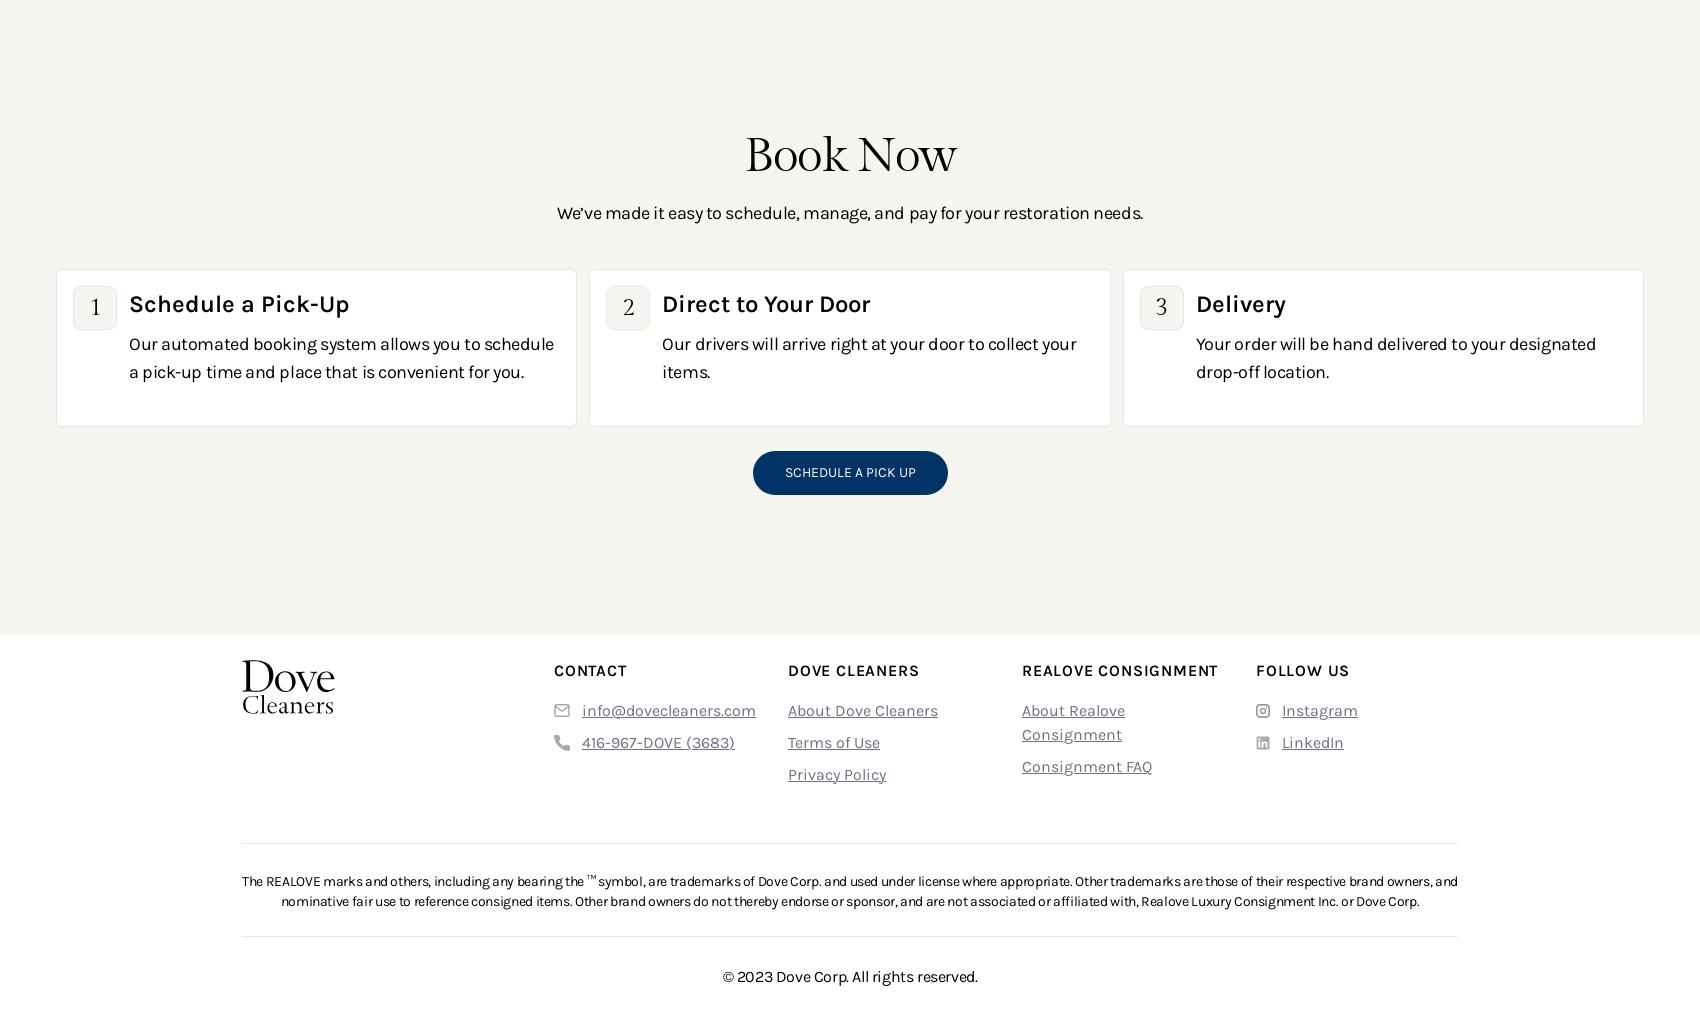 This screenshot has height=1013, width=1700. What do you see at coordinates (848, 889) in the screenshot?
I see `'The REALOVE marks and others, including any bearing the ™️ symbol, are trademarks of Dove Corp. and used under license where appropriate. Other trademarks are those of their respective brand owners, and nominative fair use to reference consigned items. Other brand owners do not thereby endorse or sponsor, and are not associated or affiliated with, Realove Luxury Consignment Inc. or Dove Corp.'` at bounding box center [848, 889].